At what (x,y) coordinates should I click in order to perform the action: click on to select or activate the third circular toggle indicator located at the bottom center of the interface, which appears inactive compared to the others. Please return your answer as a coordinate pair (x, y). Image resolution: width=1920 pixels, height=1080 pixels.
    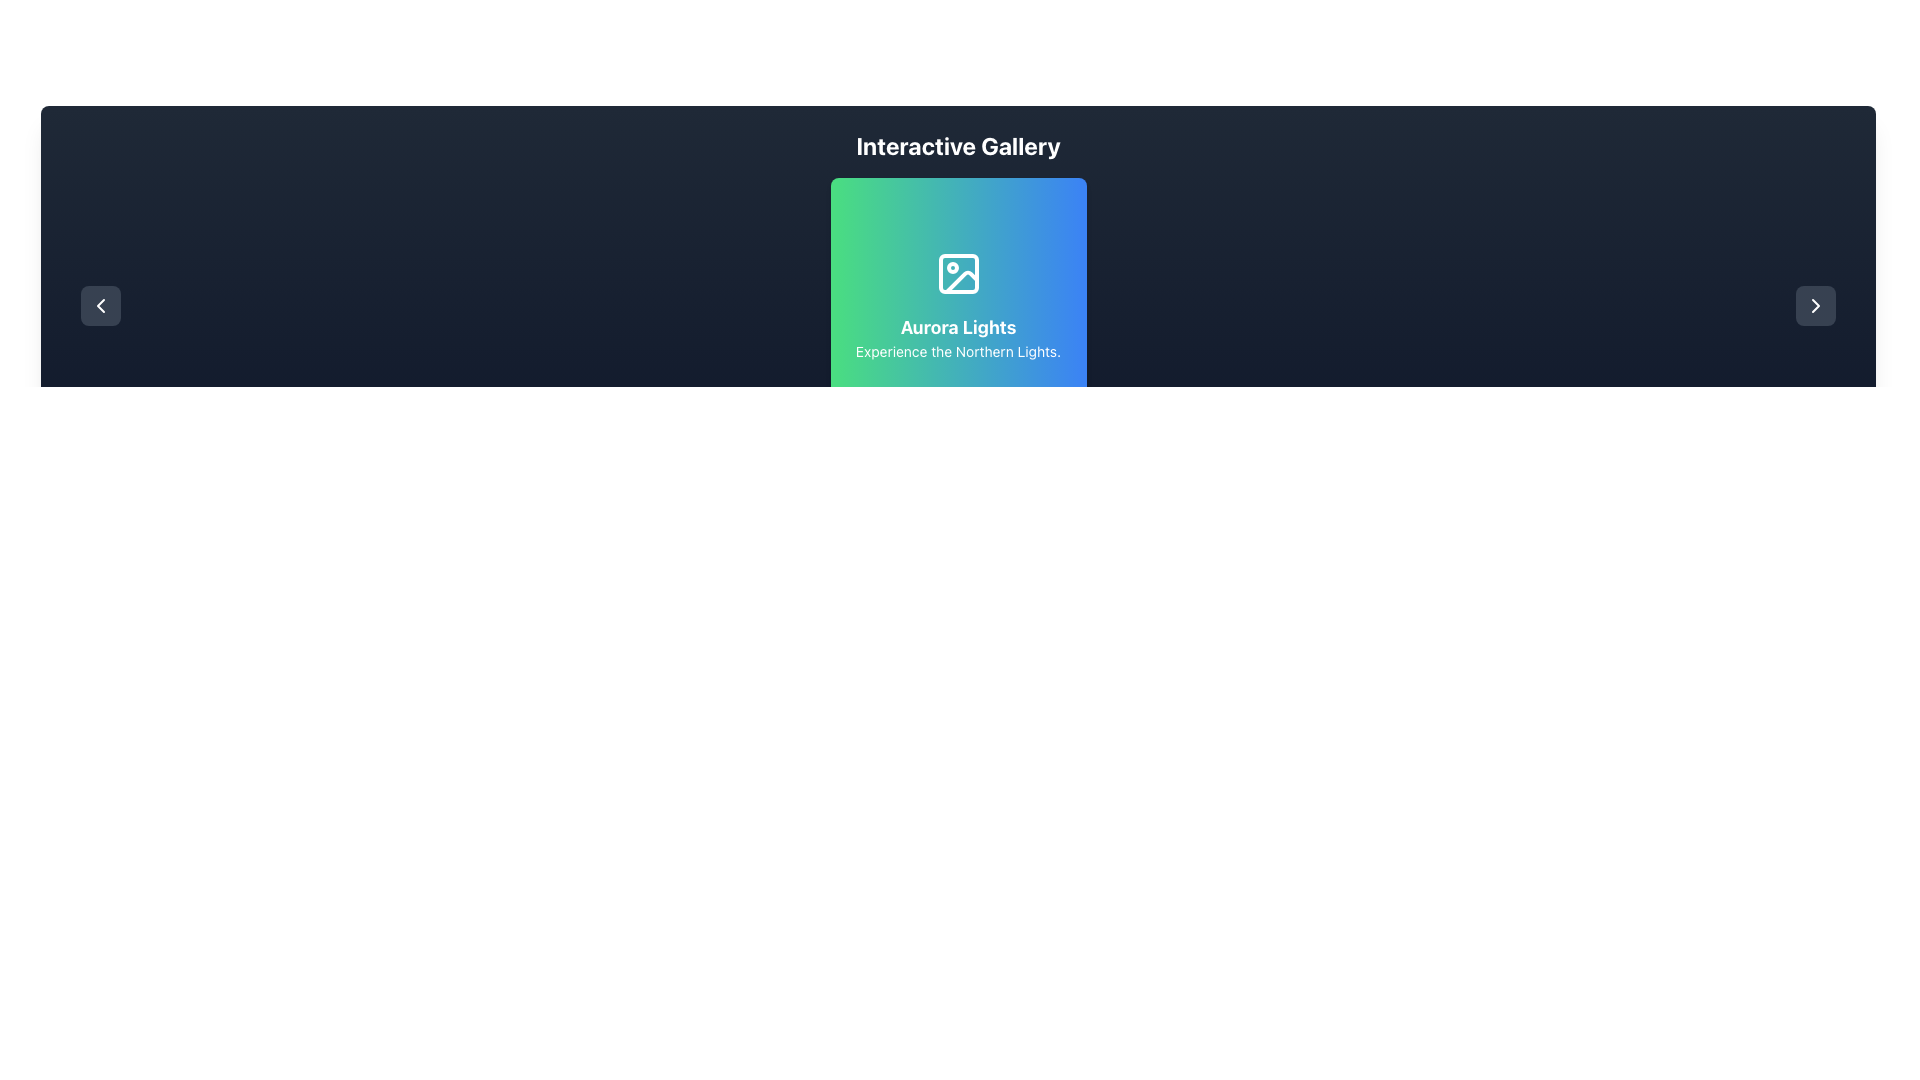
    Looking at the image, I should click on (982, 458).